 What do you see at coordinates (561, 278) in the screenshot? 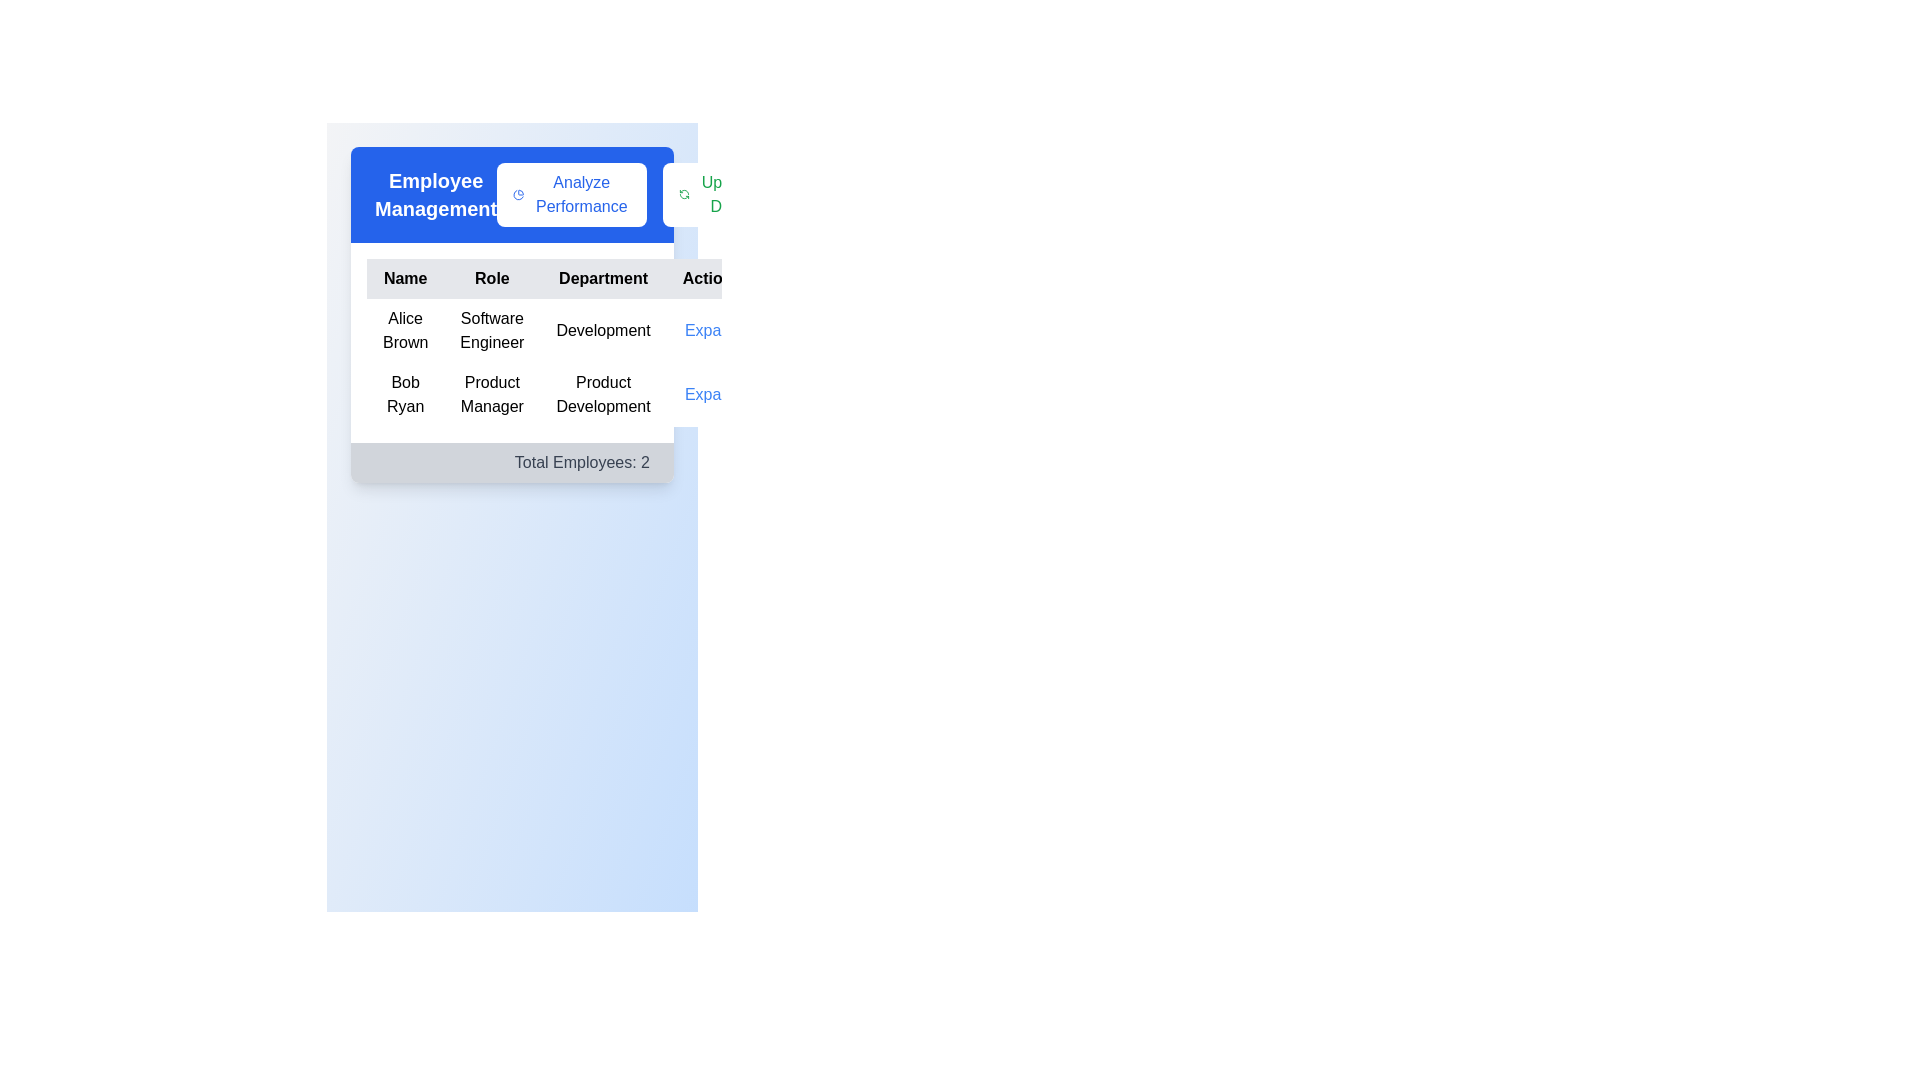
I see `the gray header row of the table containing the labels 'Name', 'Role', 'Department', and 'Actions'` at bounding box center [561, 278].